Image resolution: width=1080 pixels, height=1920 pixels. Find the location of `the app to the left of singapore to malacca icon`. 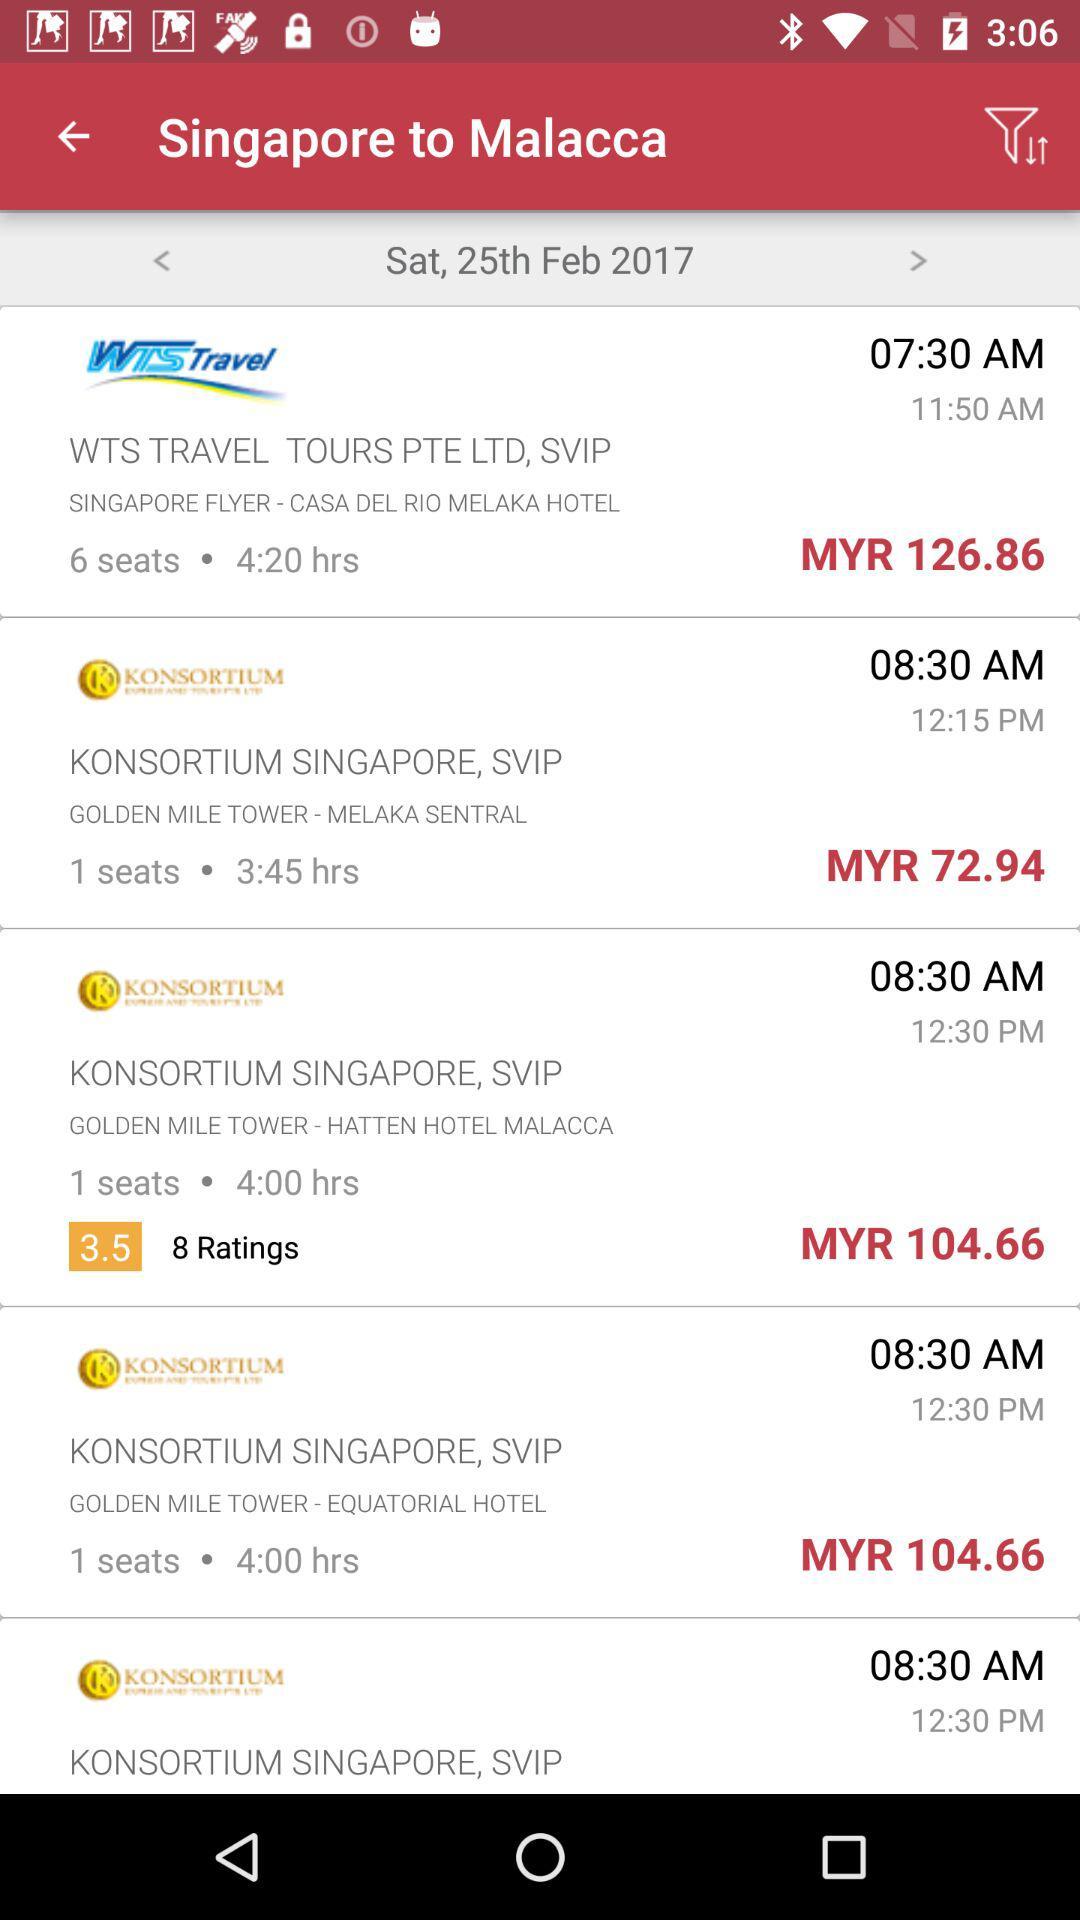

the app to the left of singapore to malacca icon is located at coordinates (72, 135).